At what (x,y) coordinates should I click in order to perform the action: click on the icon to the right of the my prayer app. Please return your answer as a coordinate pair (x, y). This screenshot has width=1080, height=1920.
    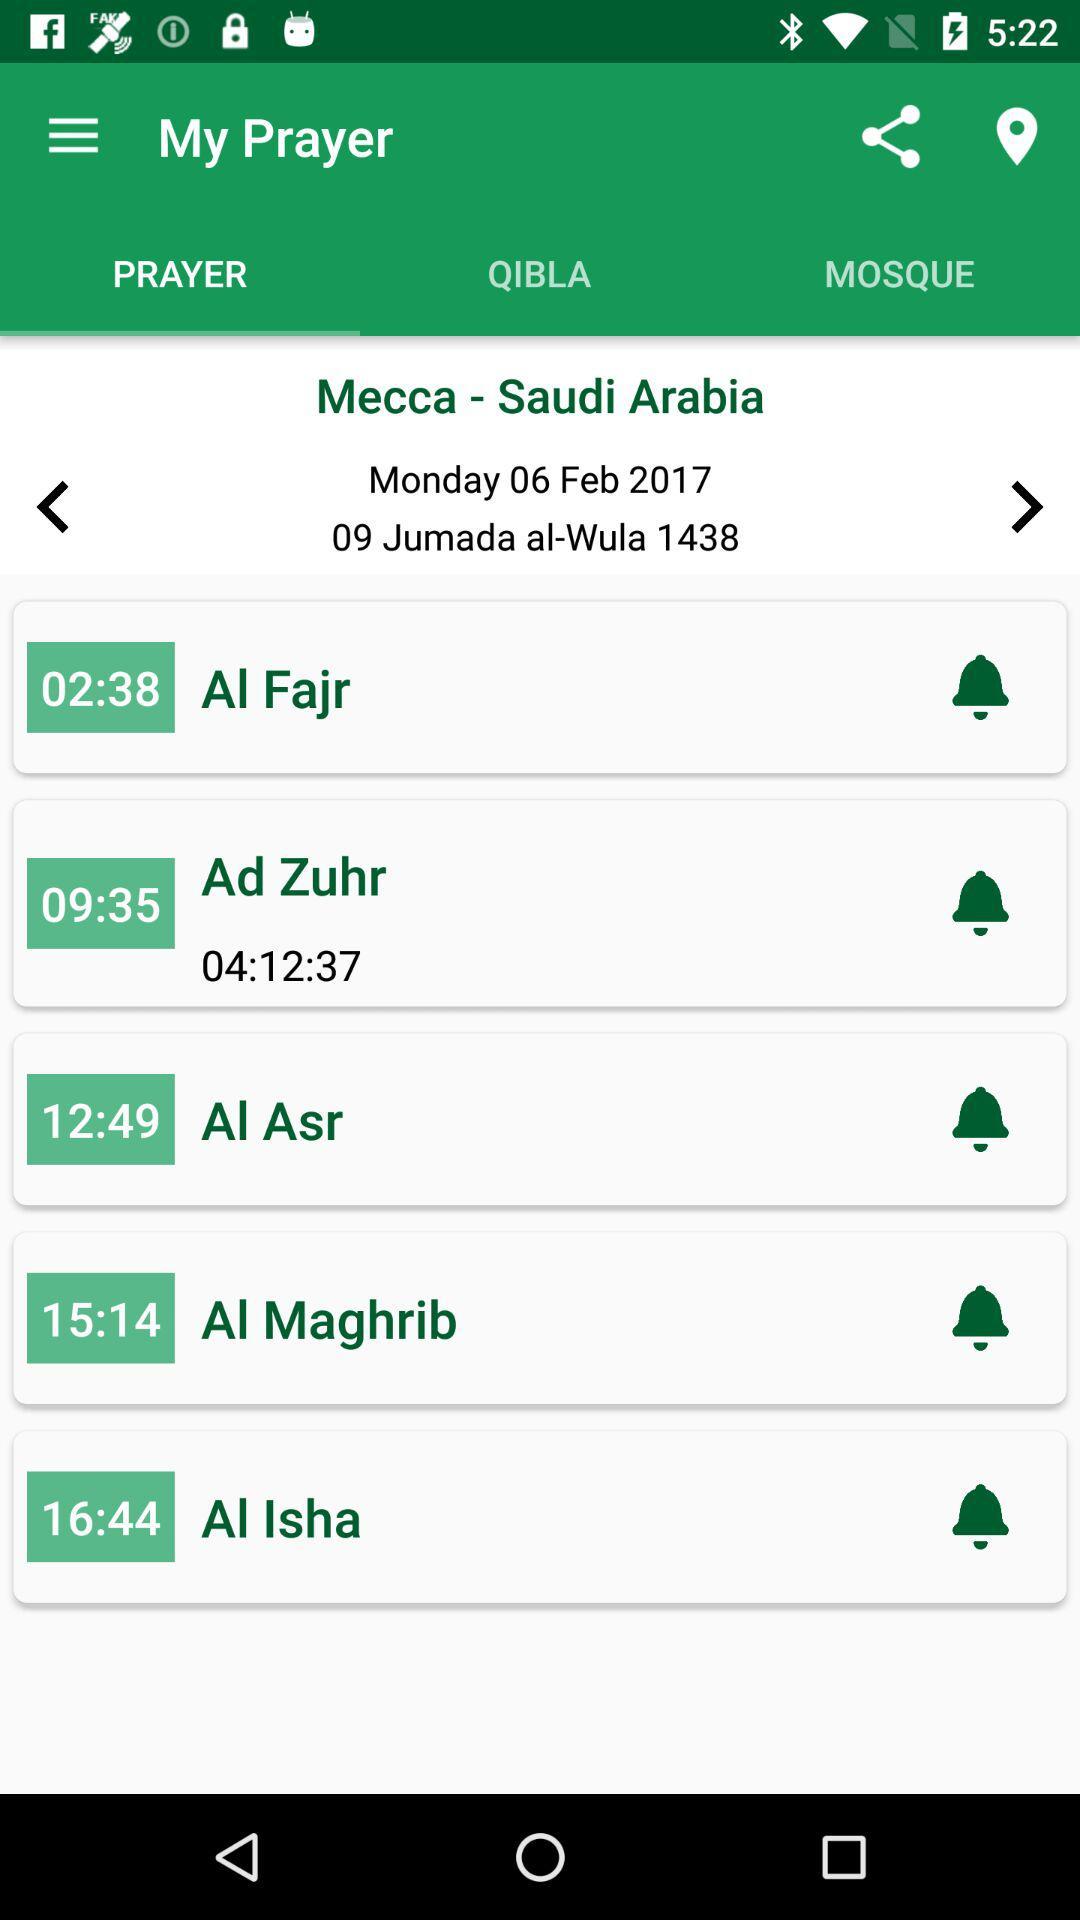
    Looking at the image, I should click on (890, 135).